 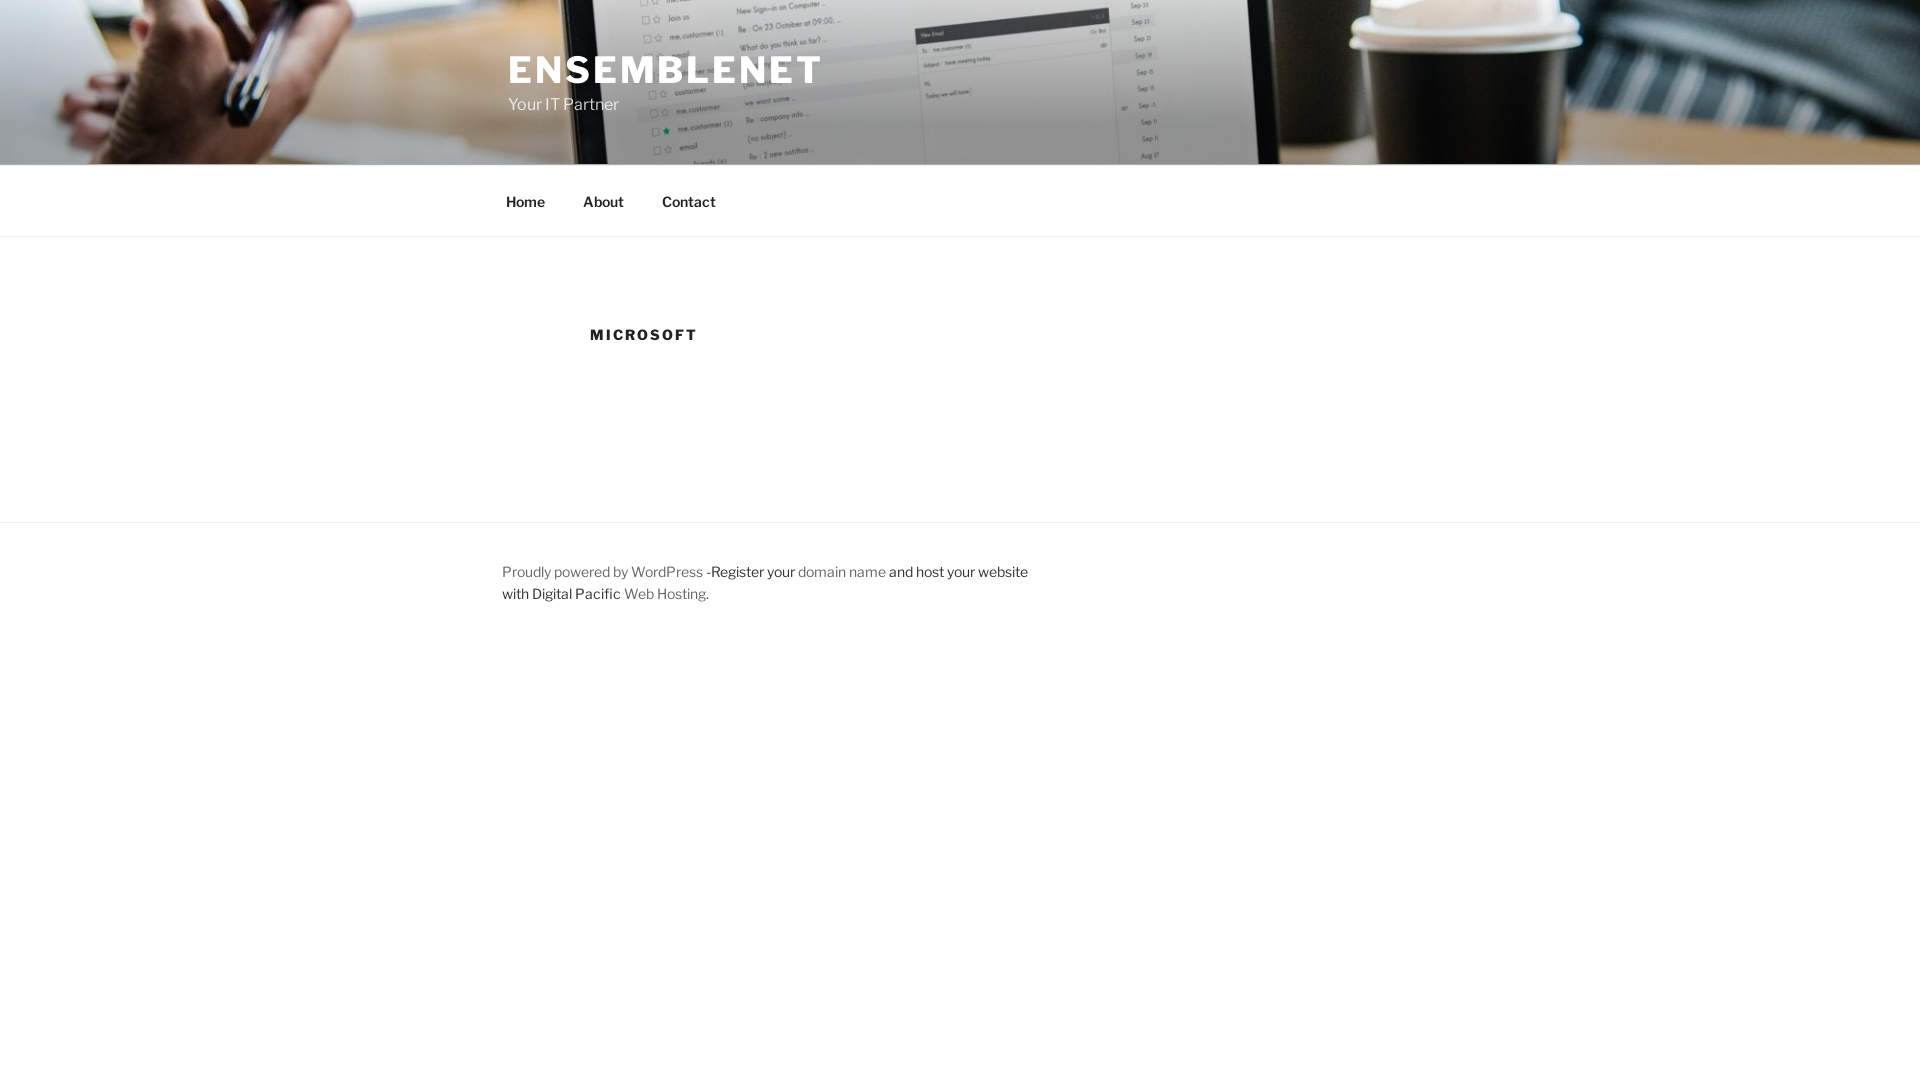 I want to click on 'Home', so click(x=488, y=200).